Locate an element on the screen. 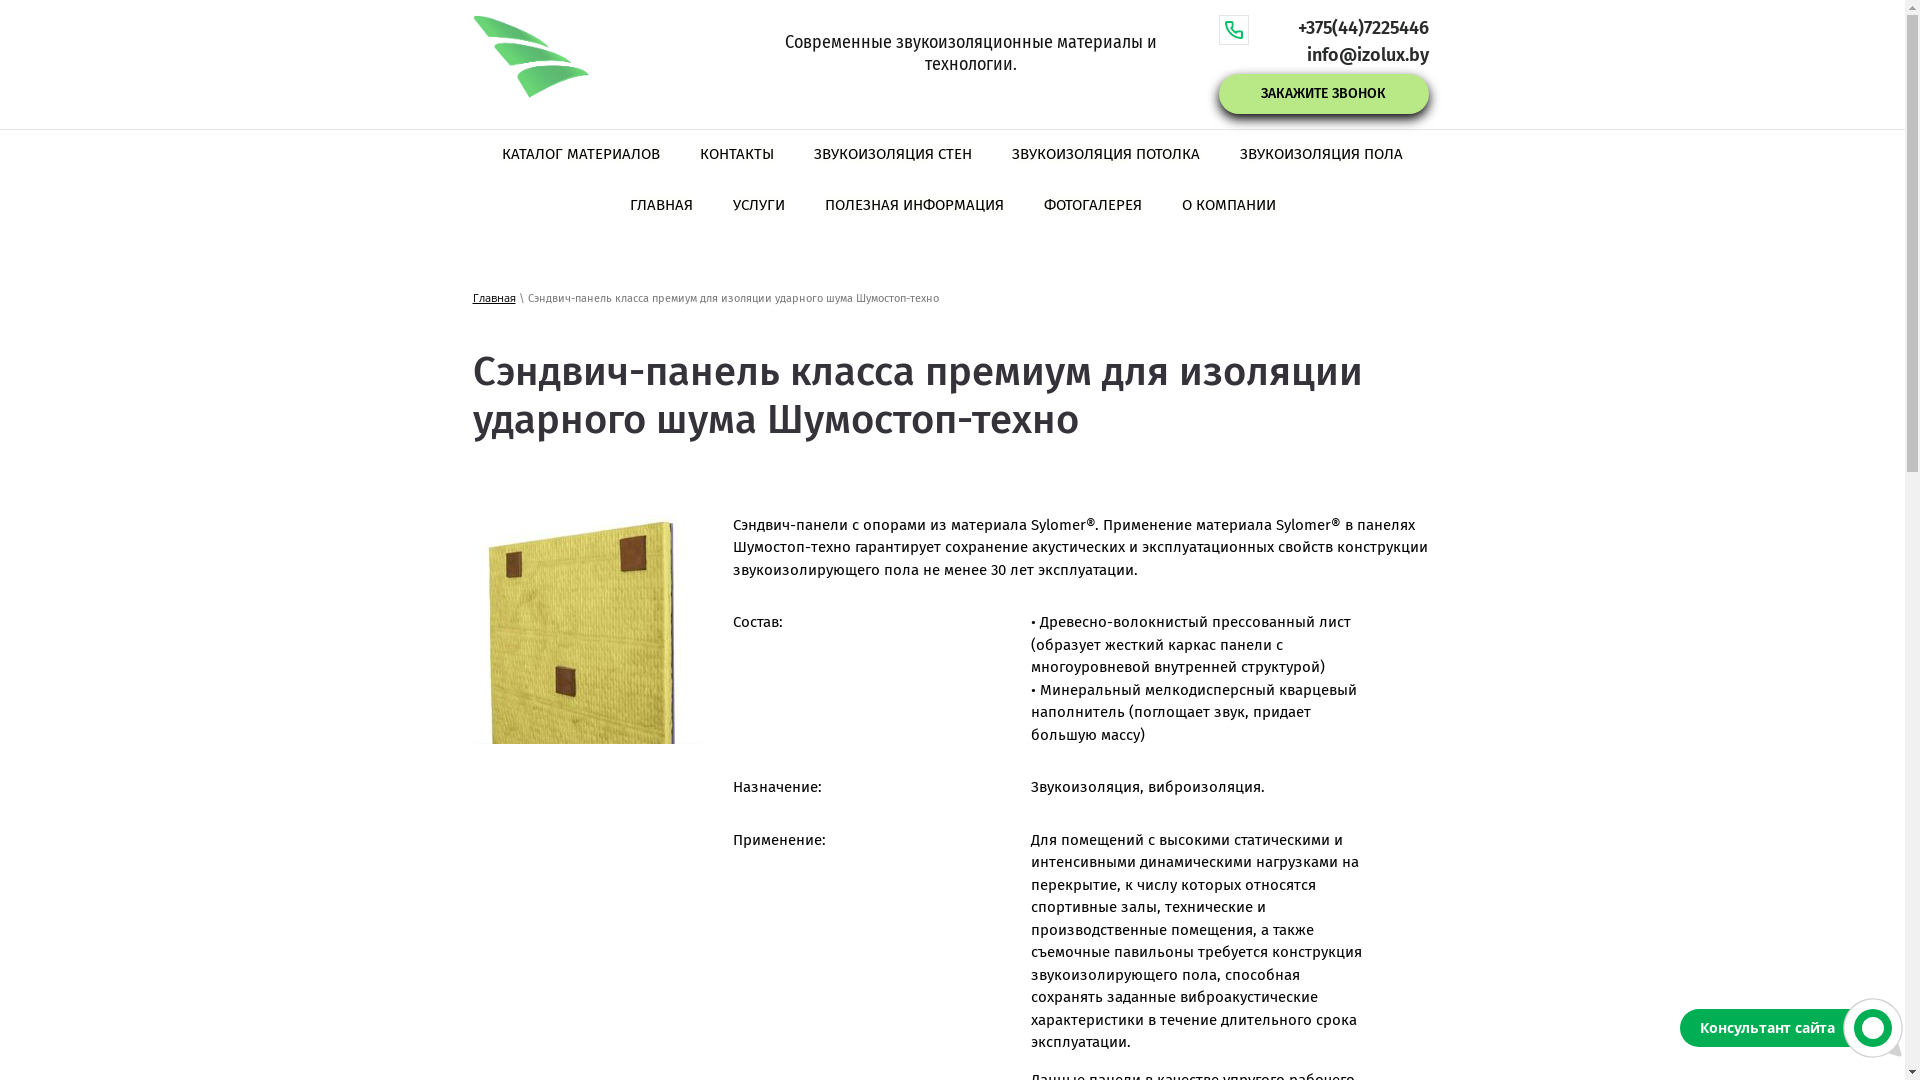 This screenshot has width=1920, height=1080. 'info@izolux.by' is located at coordinates (1366, 53).